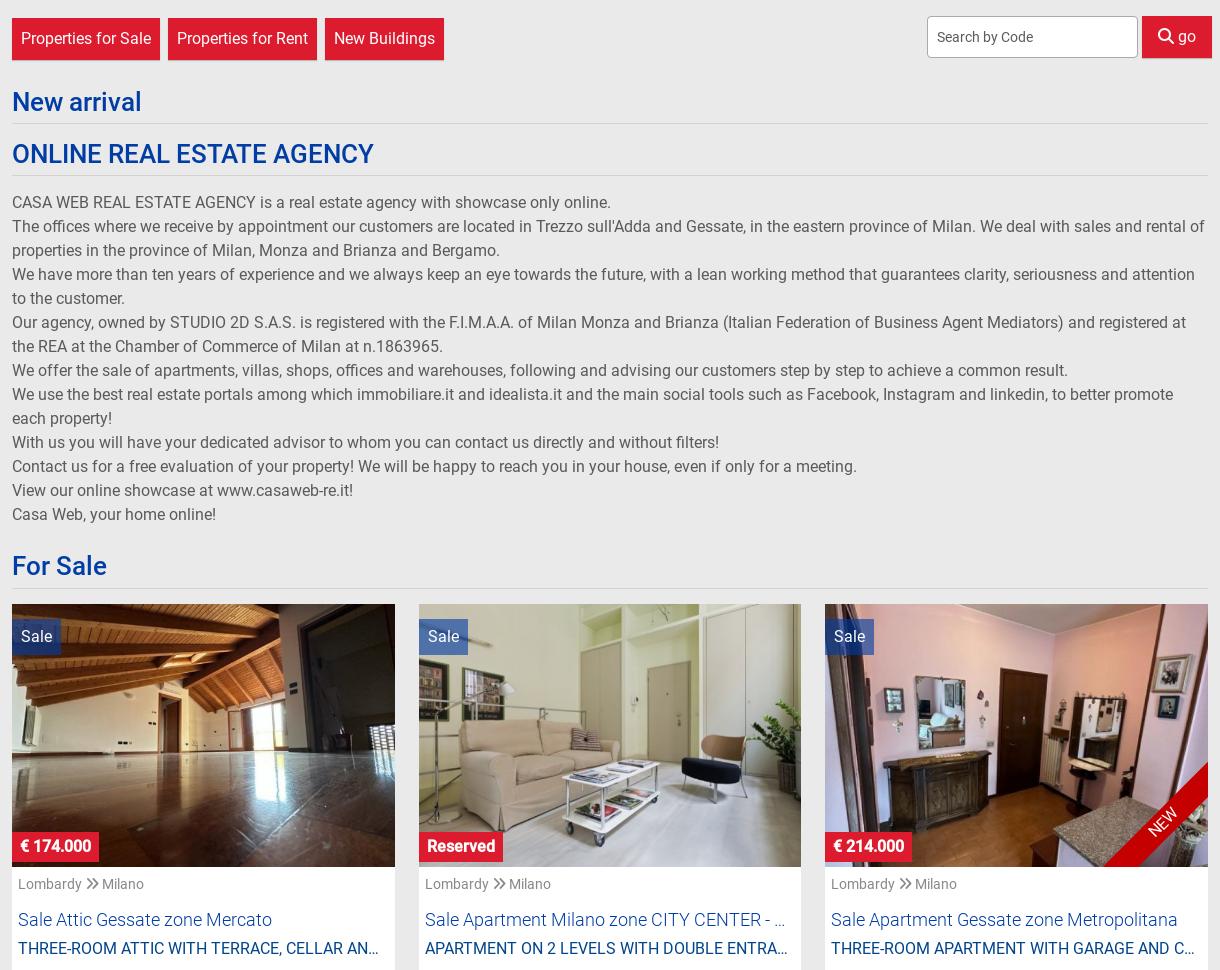 This screenshot has height=970, width=1220. What do you see at coordinates (460, 19) in the screenshot?
I see `'€ 320.000'` at bounding box center [460, 19].